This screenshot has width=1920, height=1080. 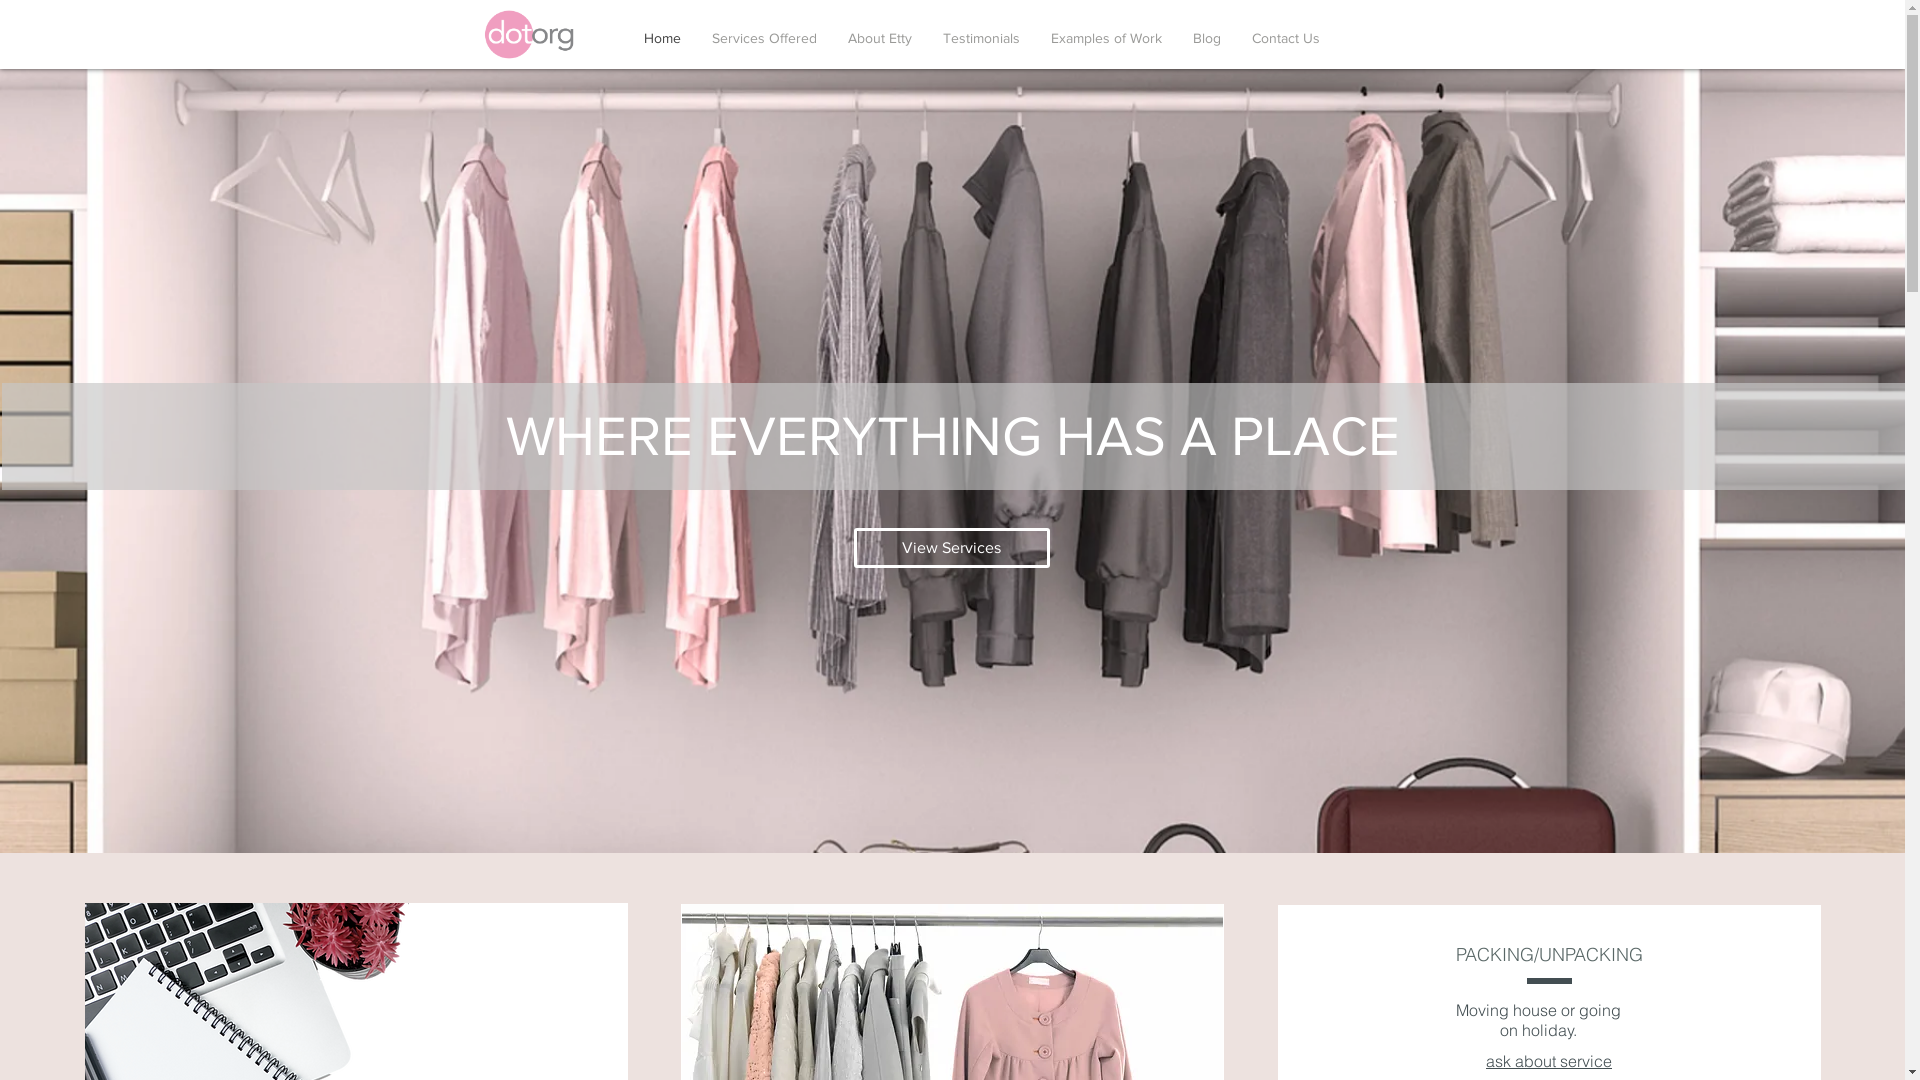 What do you see at coordinates (1548, 1060) in the screenshot?
I see `'ask about service'` at bounding box center [1548, 1060].